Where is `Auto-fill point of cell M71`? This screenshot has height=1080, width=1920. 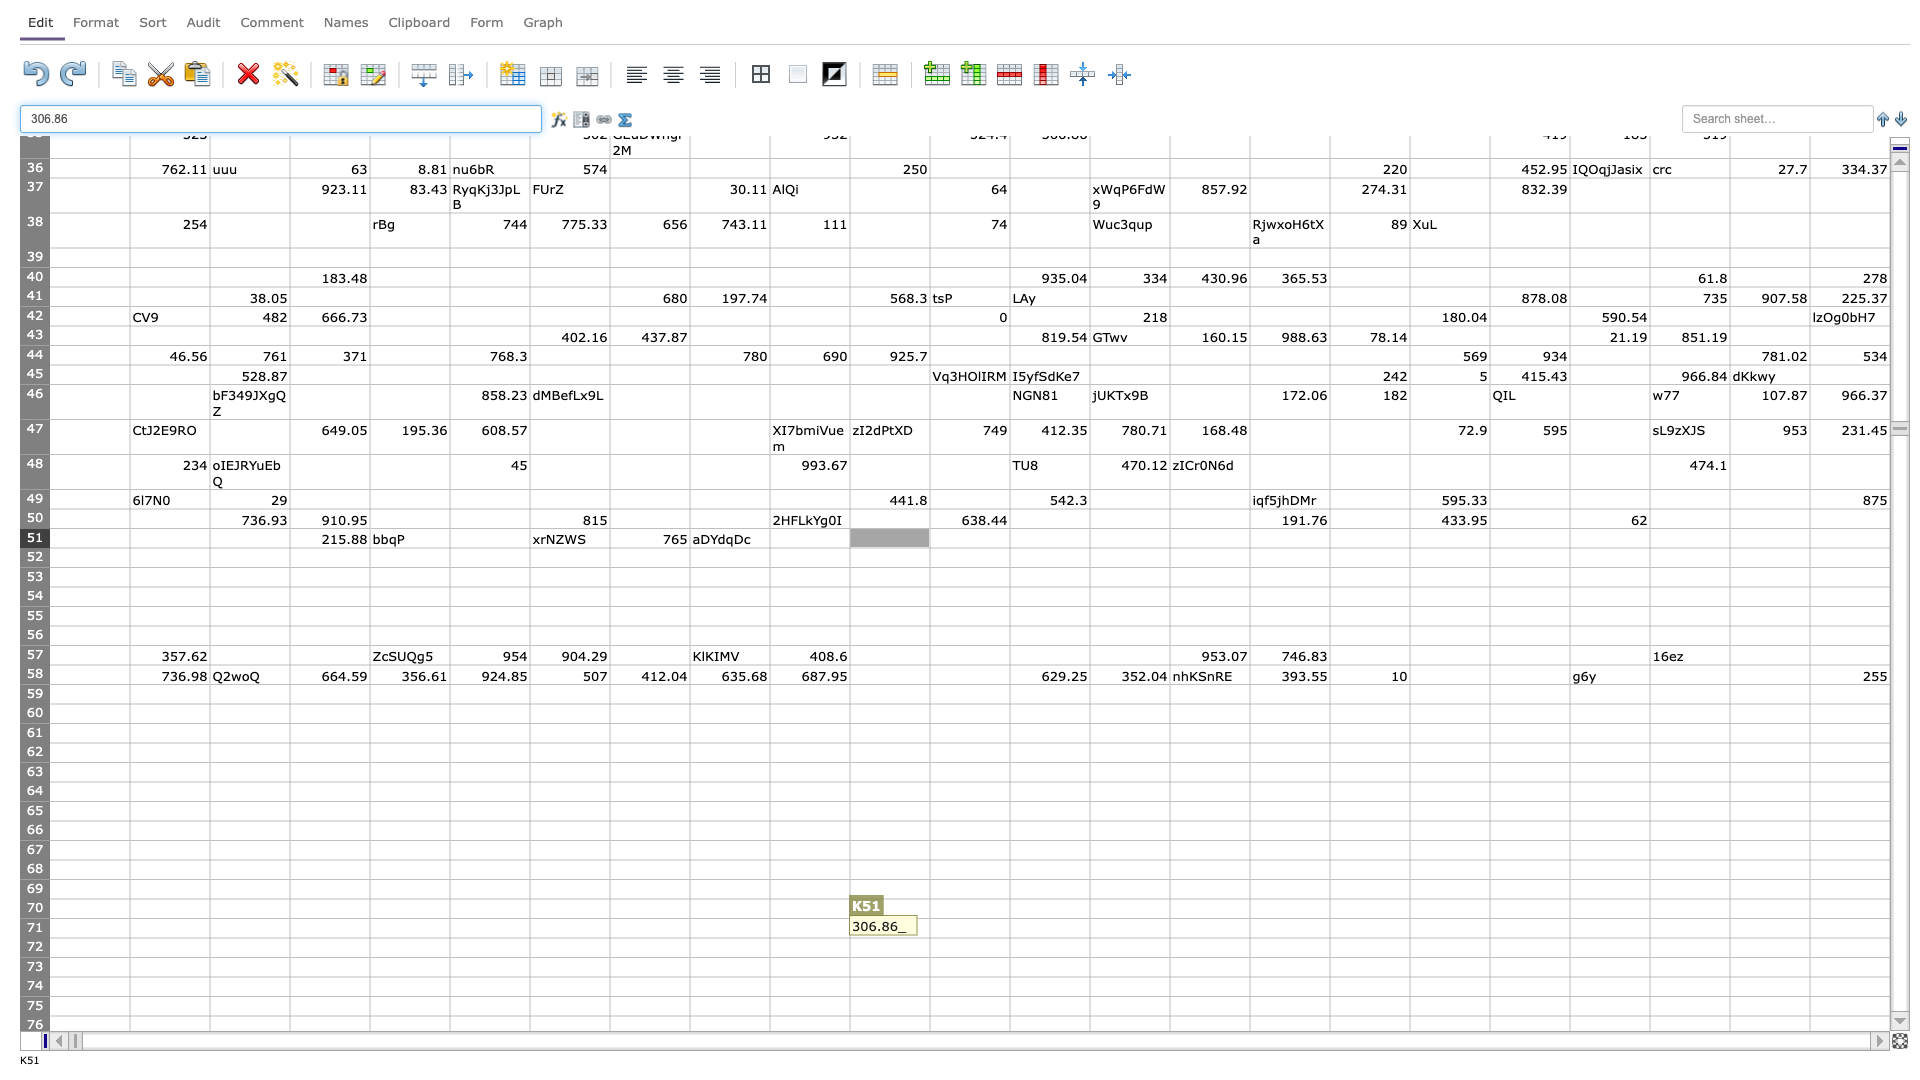 Auto-fill point of cell M71 is located at coordinates (1088, 937).